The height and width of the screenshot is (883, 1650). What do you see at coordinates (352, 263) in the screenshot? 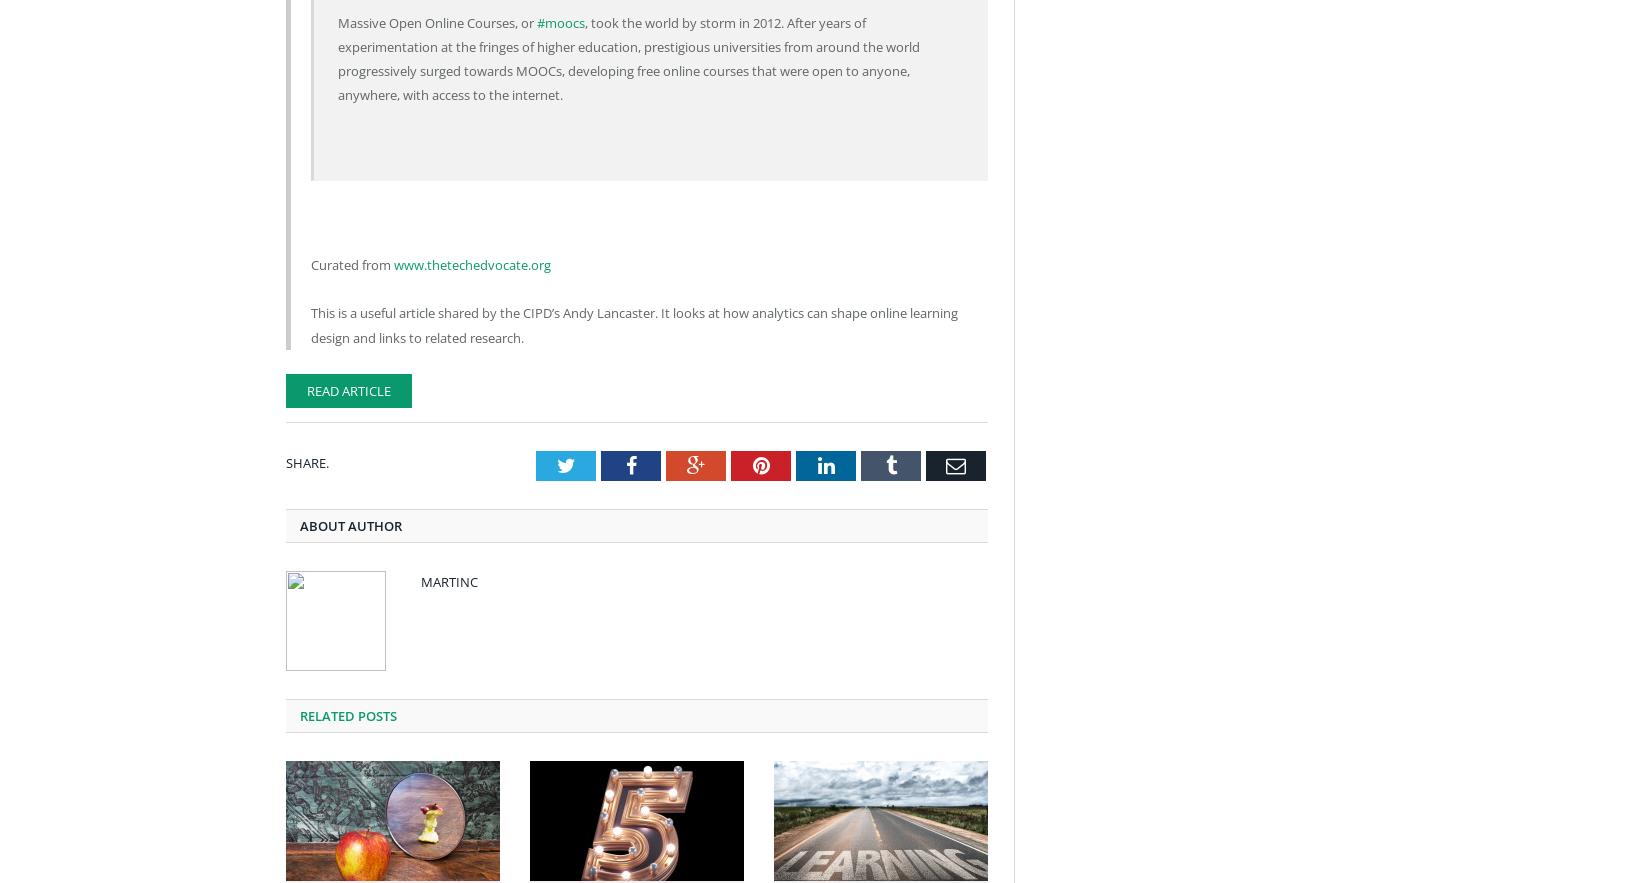
I see `'Curated from'` at bounding box center [352, 263].